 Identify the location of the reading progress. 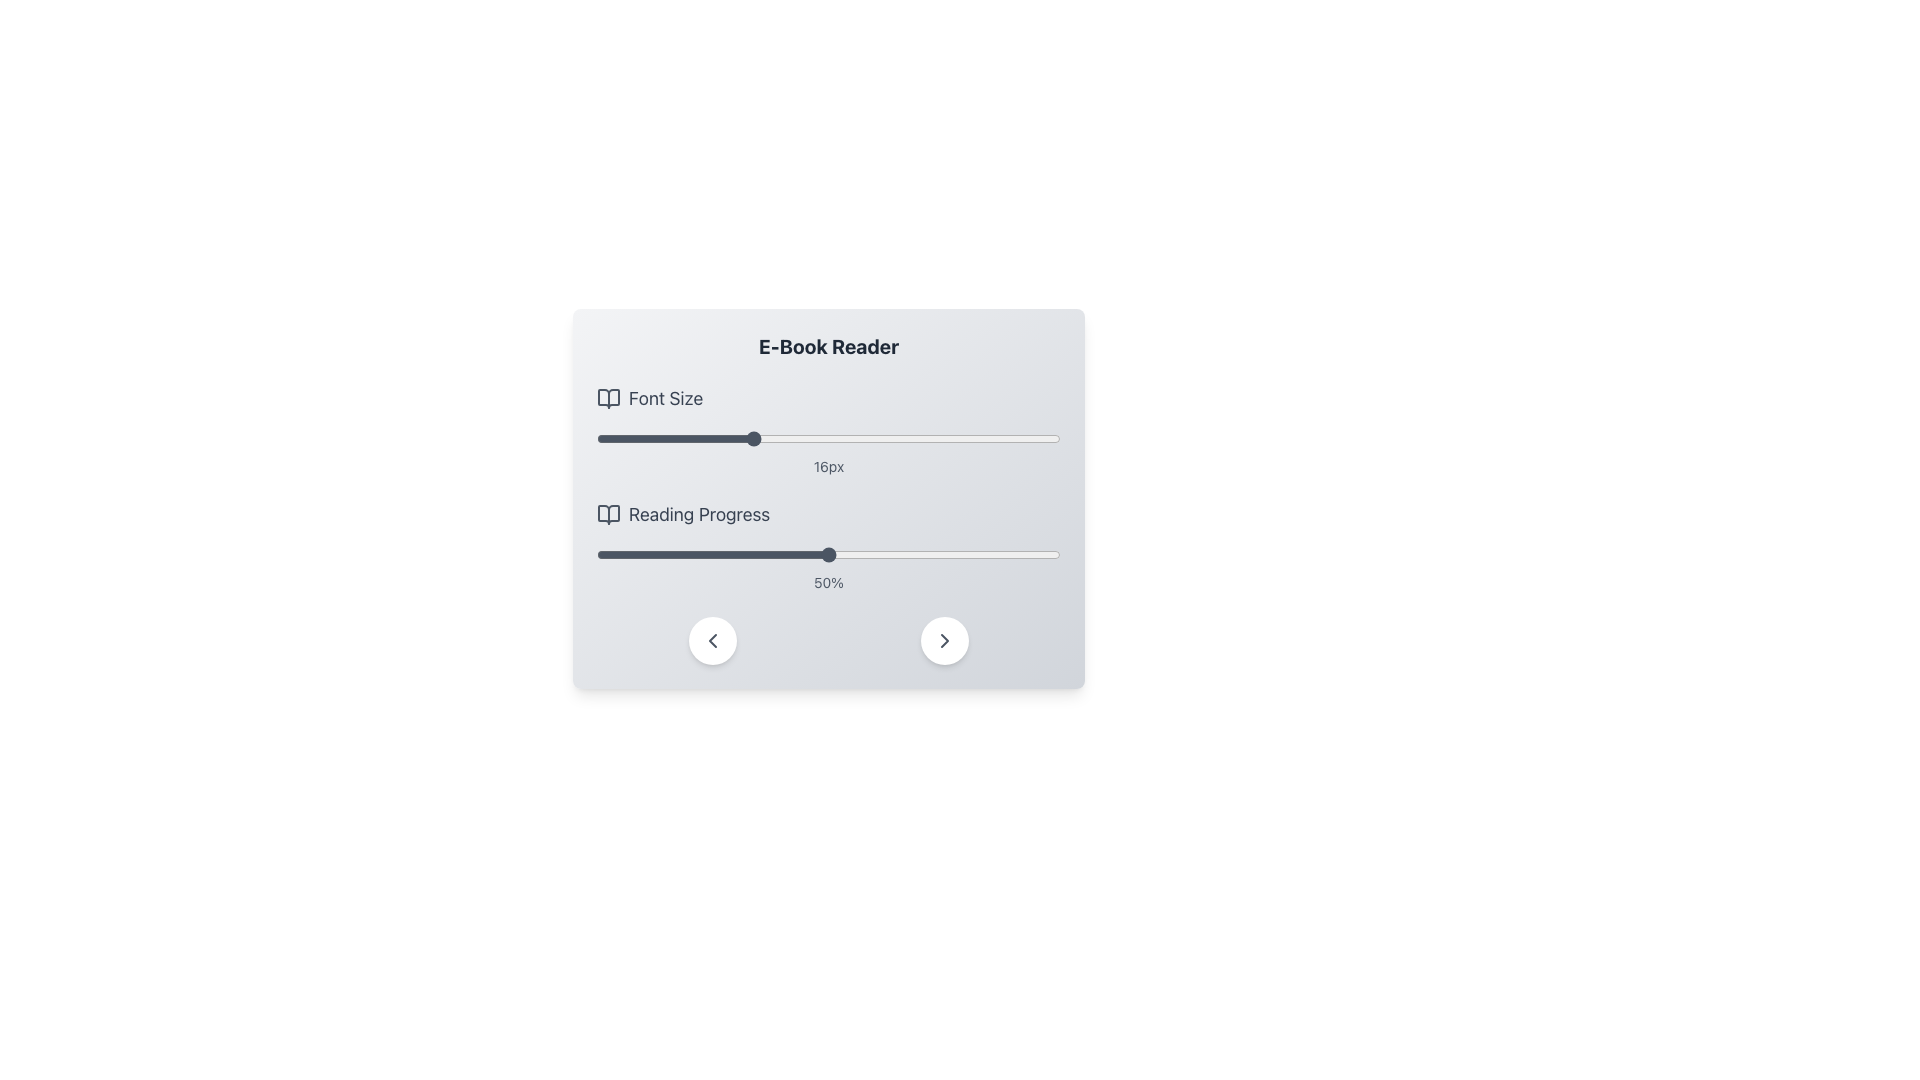
(1005, 555).